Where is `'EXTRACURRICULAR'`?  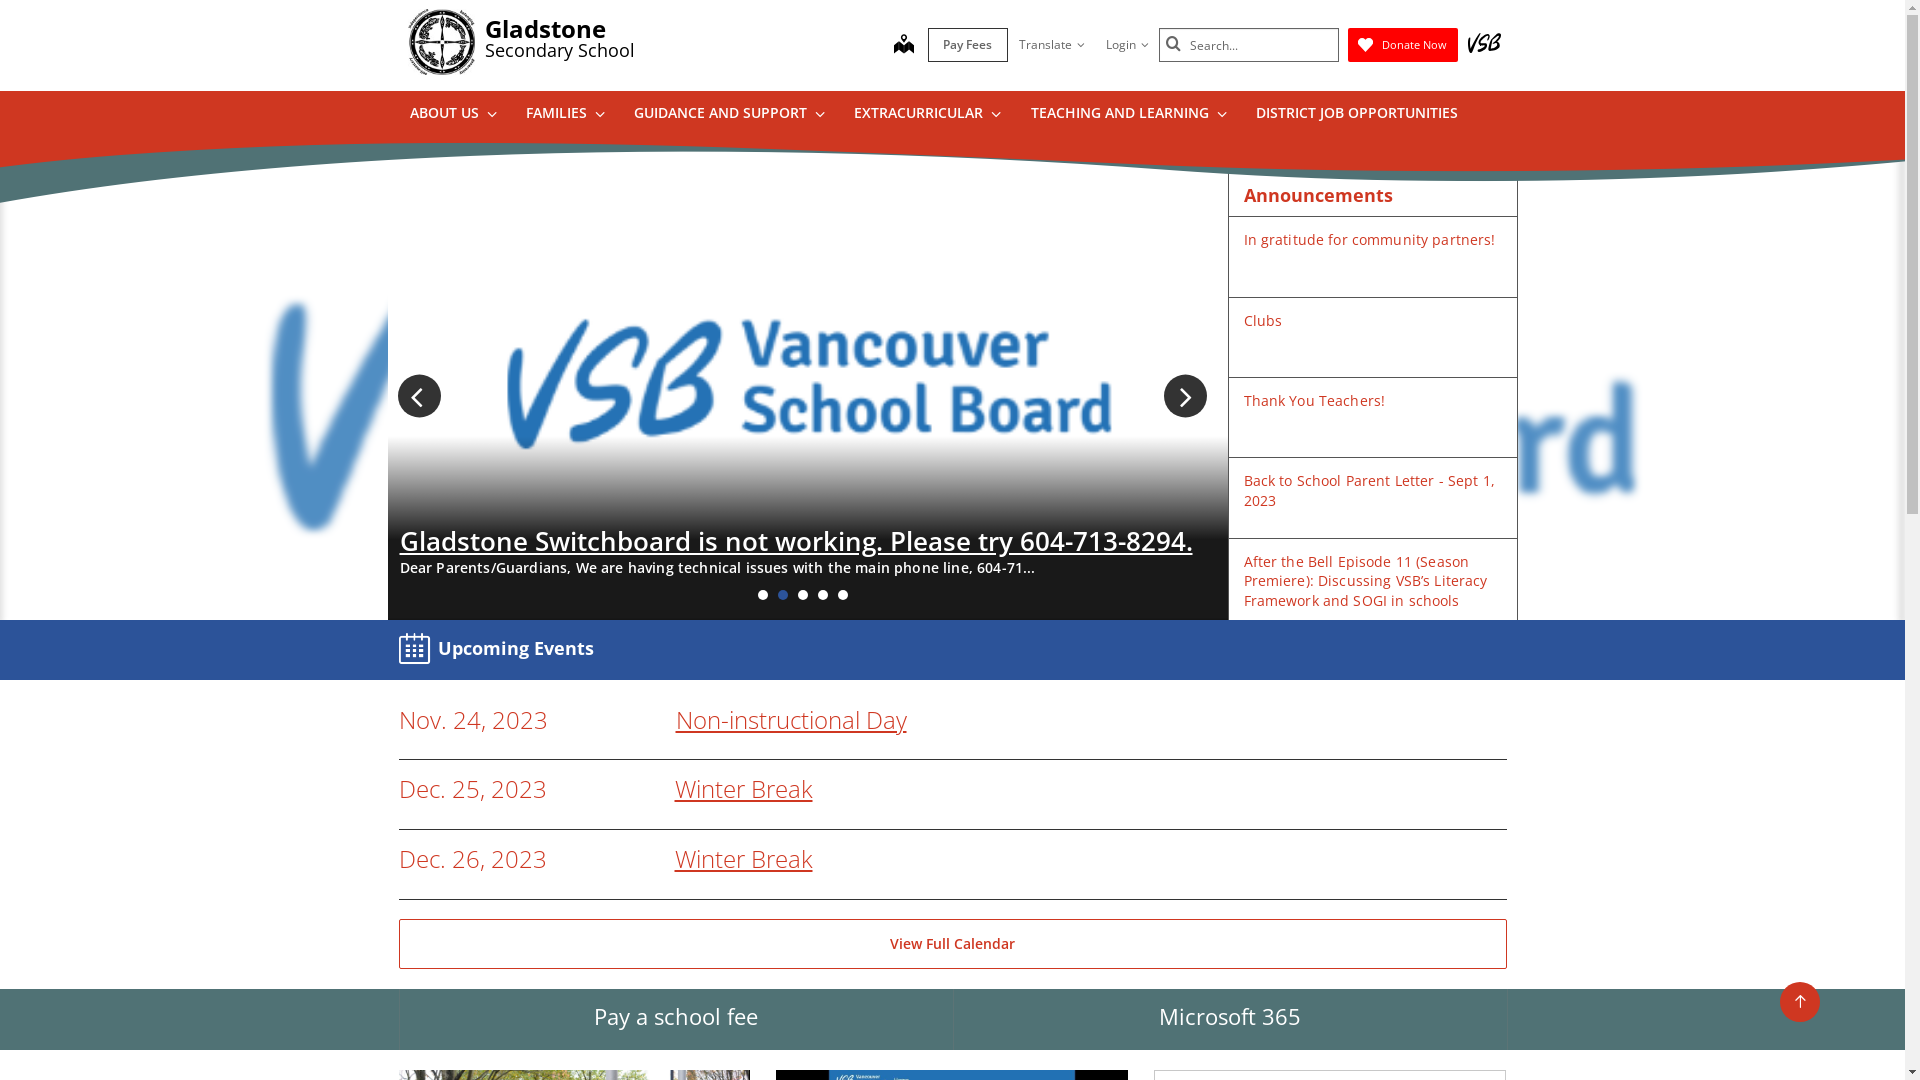 'EXTRACURRICULAR' is located at coordinates (925, 116).